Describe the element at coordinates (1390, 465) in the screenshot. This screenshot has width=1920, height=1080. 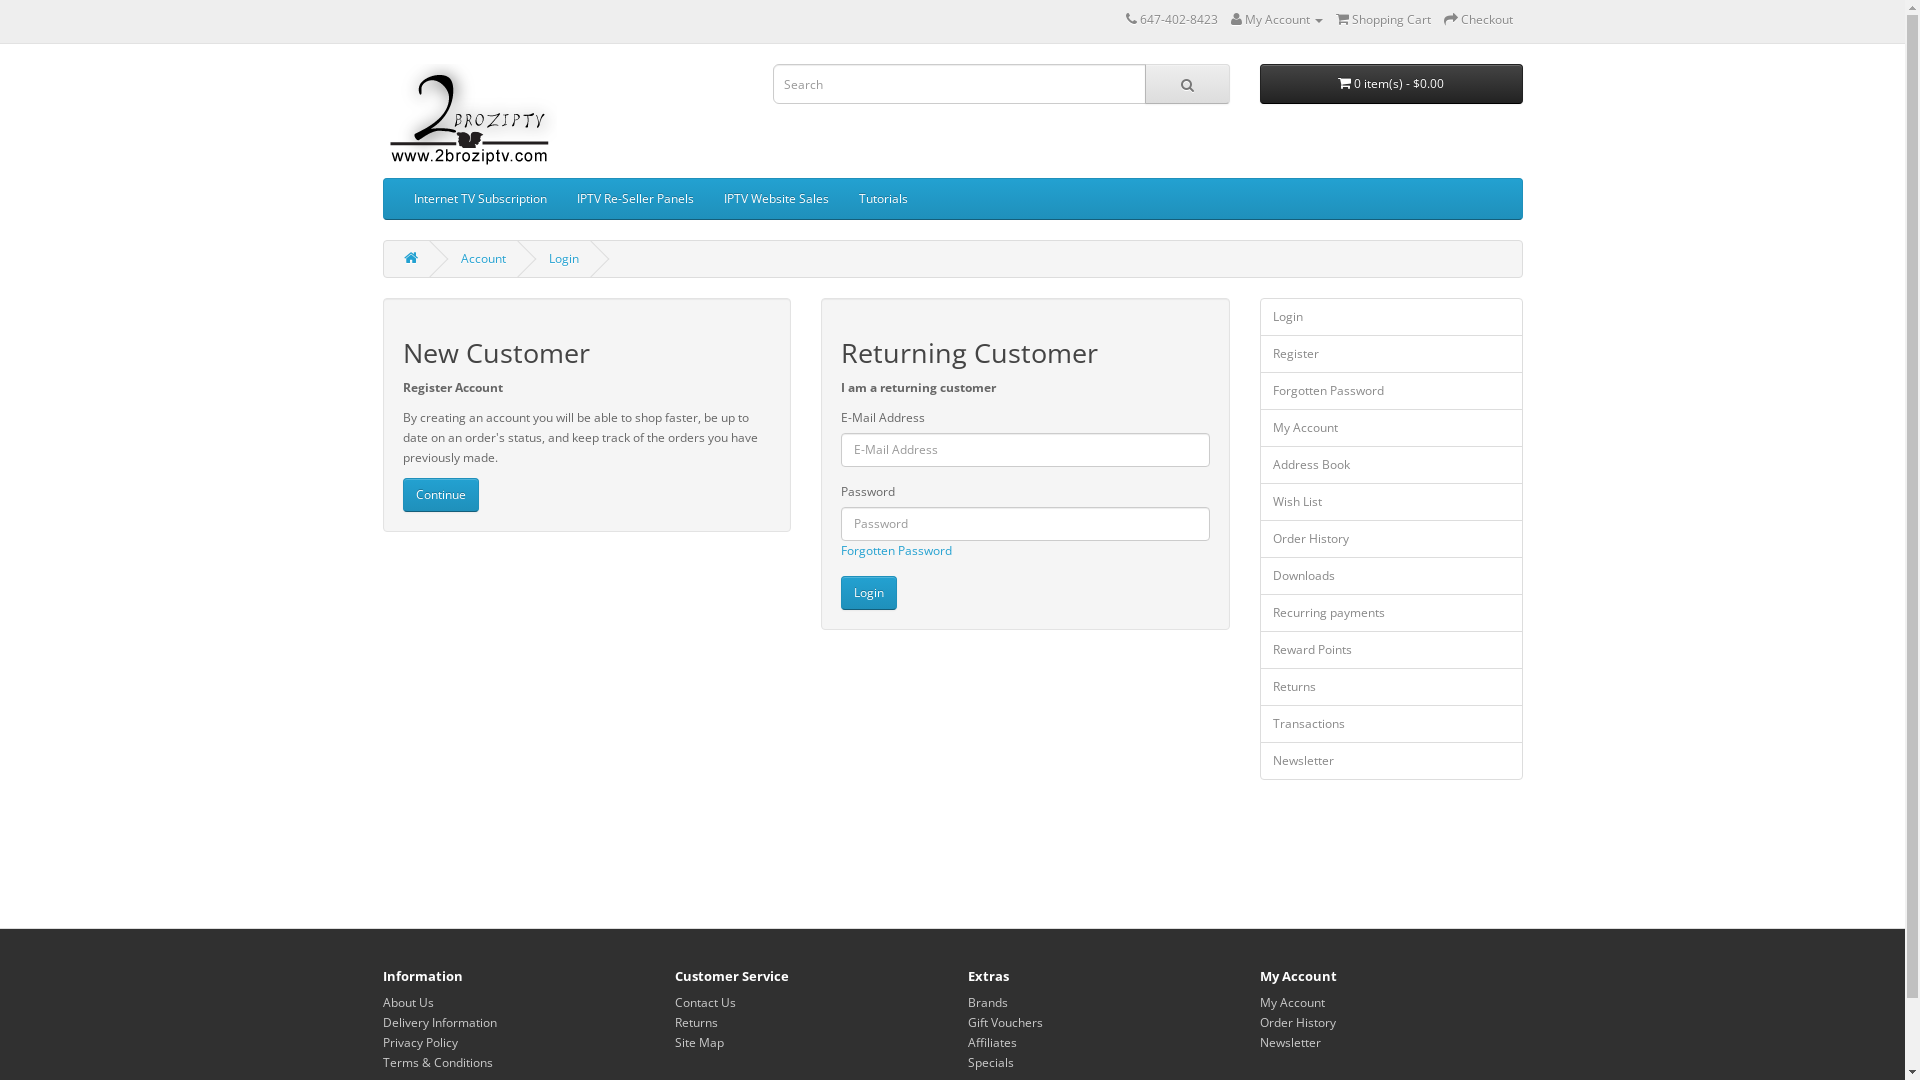
I see `'Address Book'` at that location.